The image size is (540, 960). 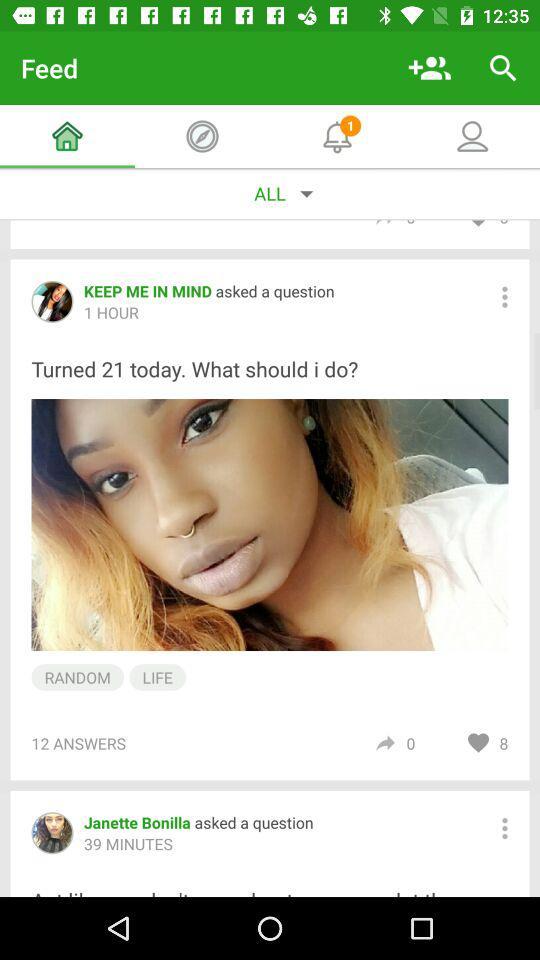 What do you see at coordinates (503, 296) in the screenshot?
I see `show post options` at bounding box center [503, 296].